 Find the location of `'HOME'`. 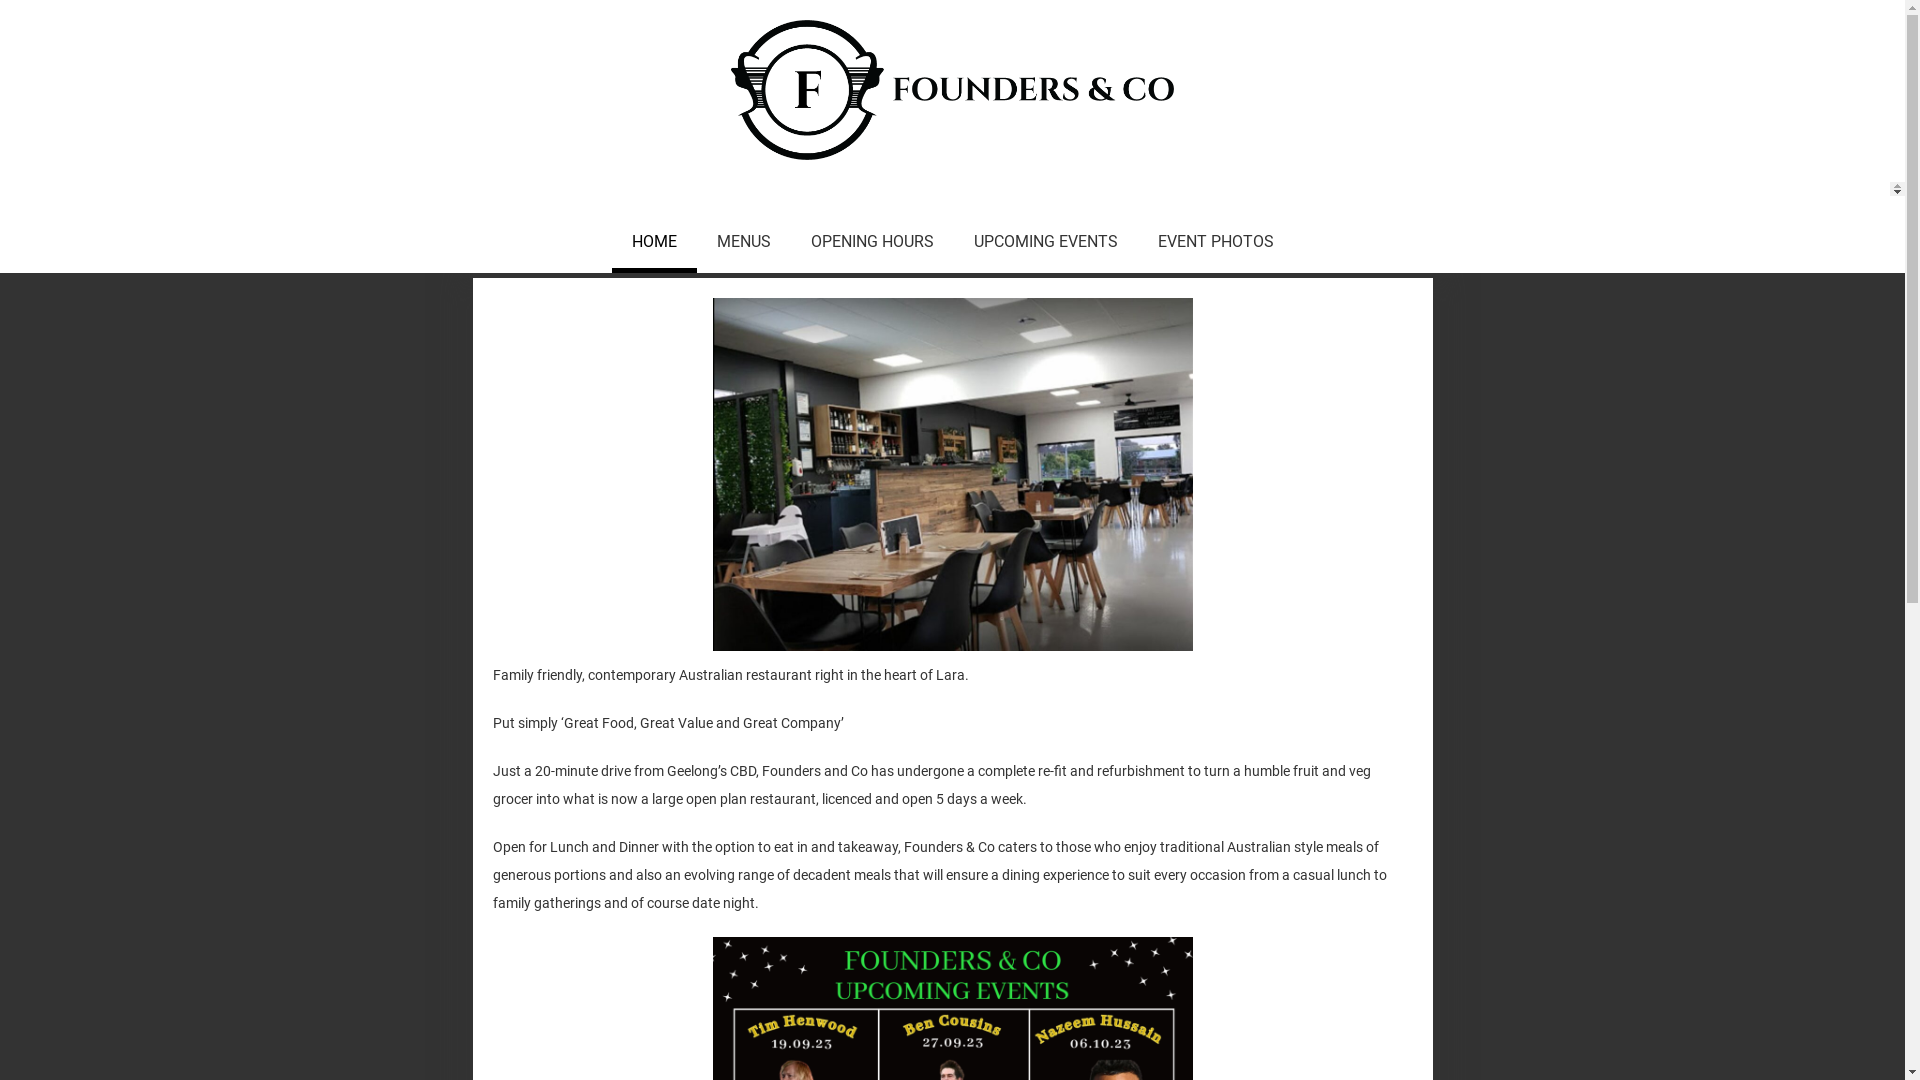

'HOME' is located at coordinates (654, 243).